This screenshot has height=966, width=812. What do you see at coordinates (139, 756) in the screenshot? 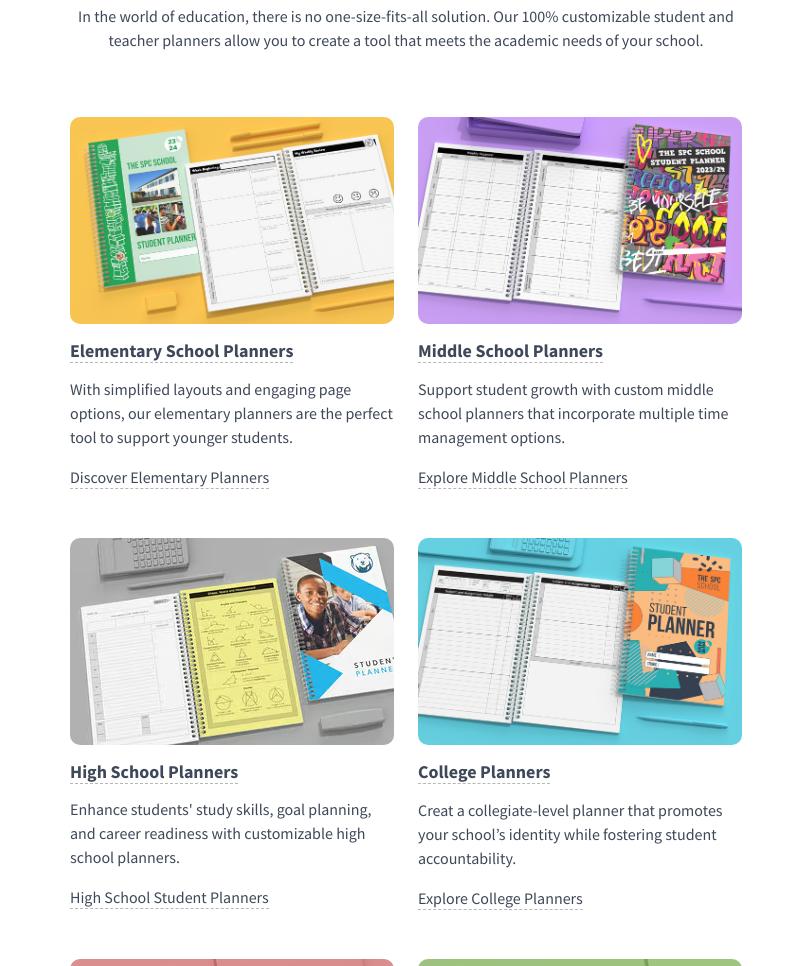
I see `'Elementary School Planners'` at bounding box center [139, 756].